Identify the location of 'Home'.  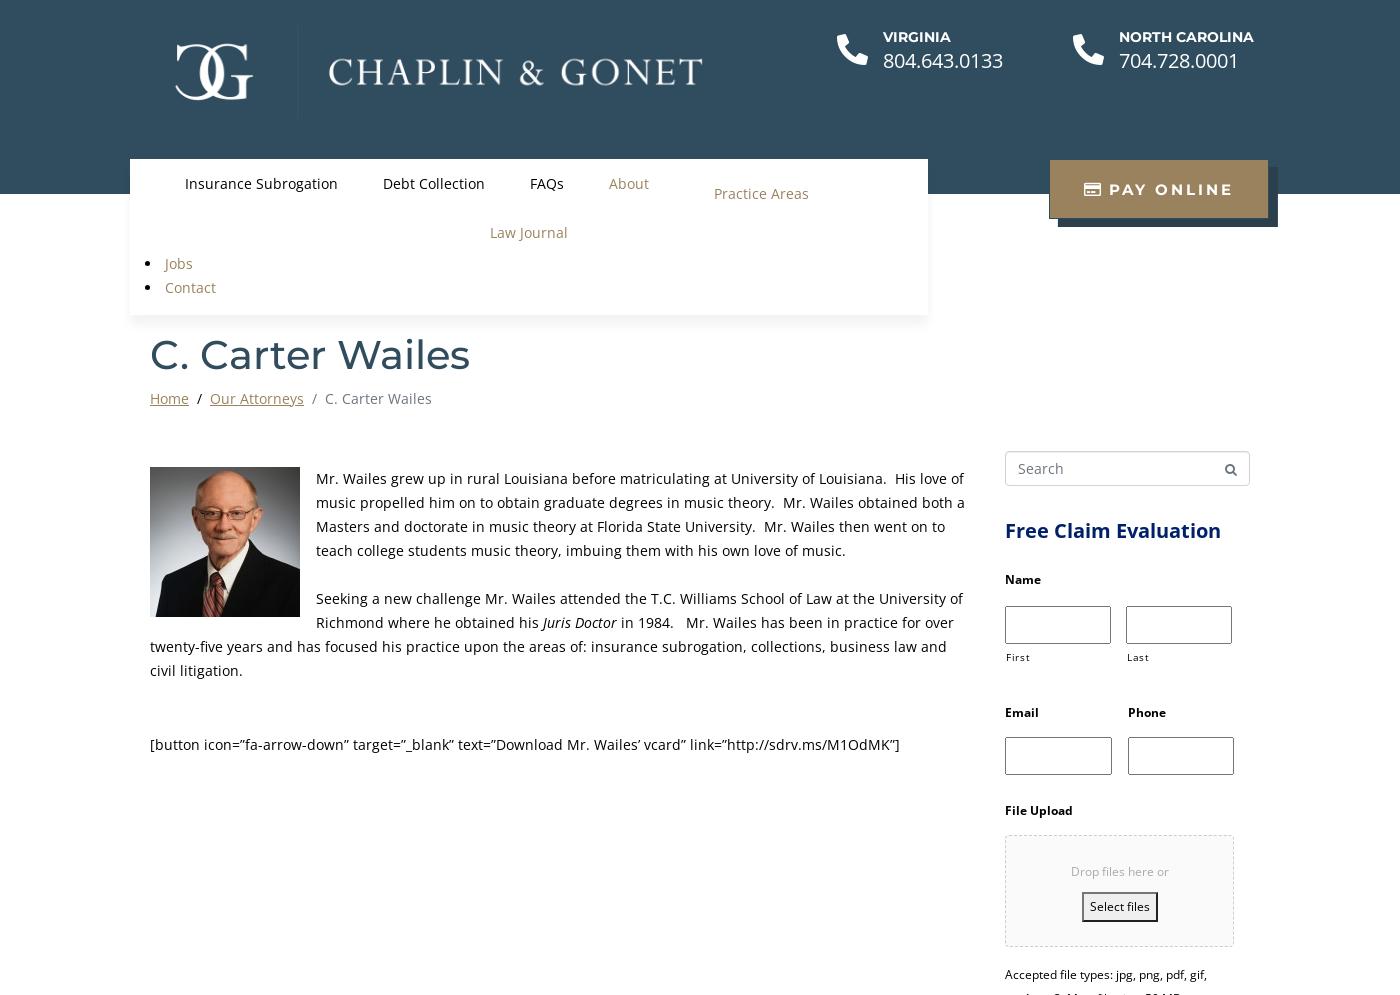
(169, 398).